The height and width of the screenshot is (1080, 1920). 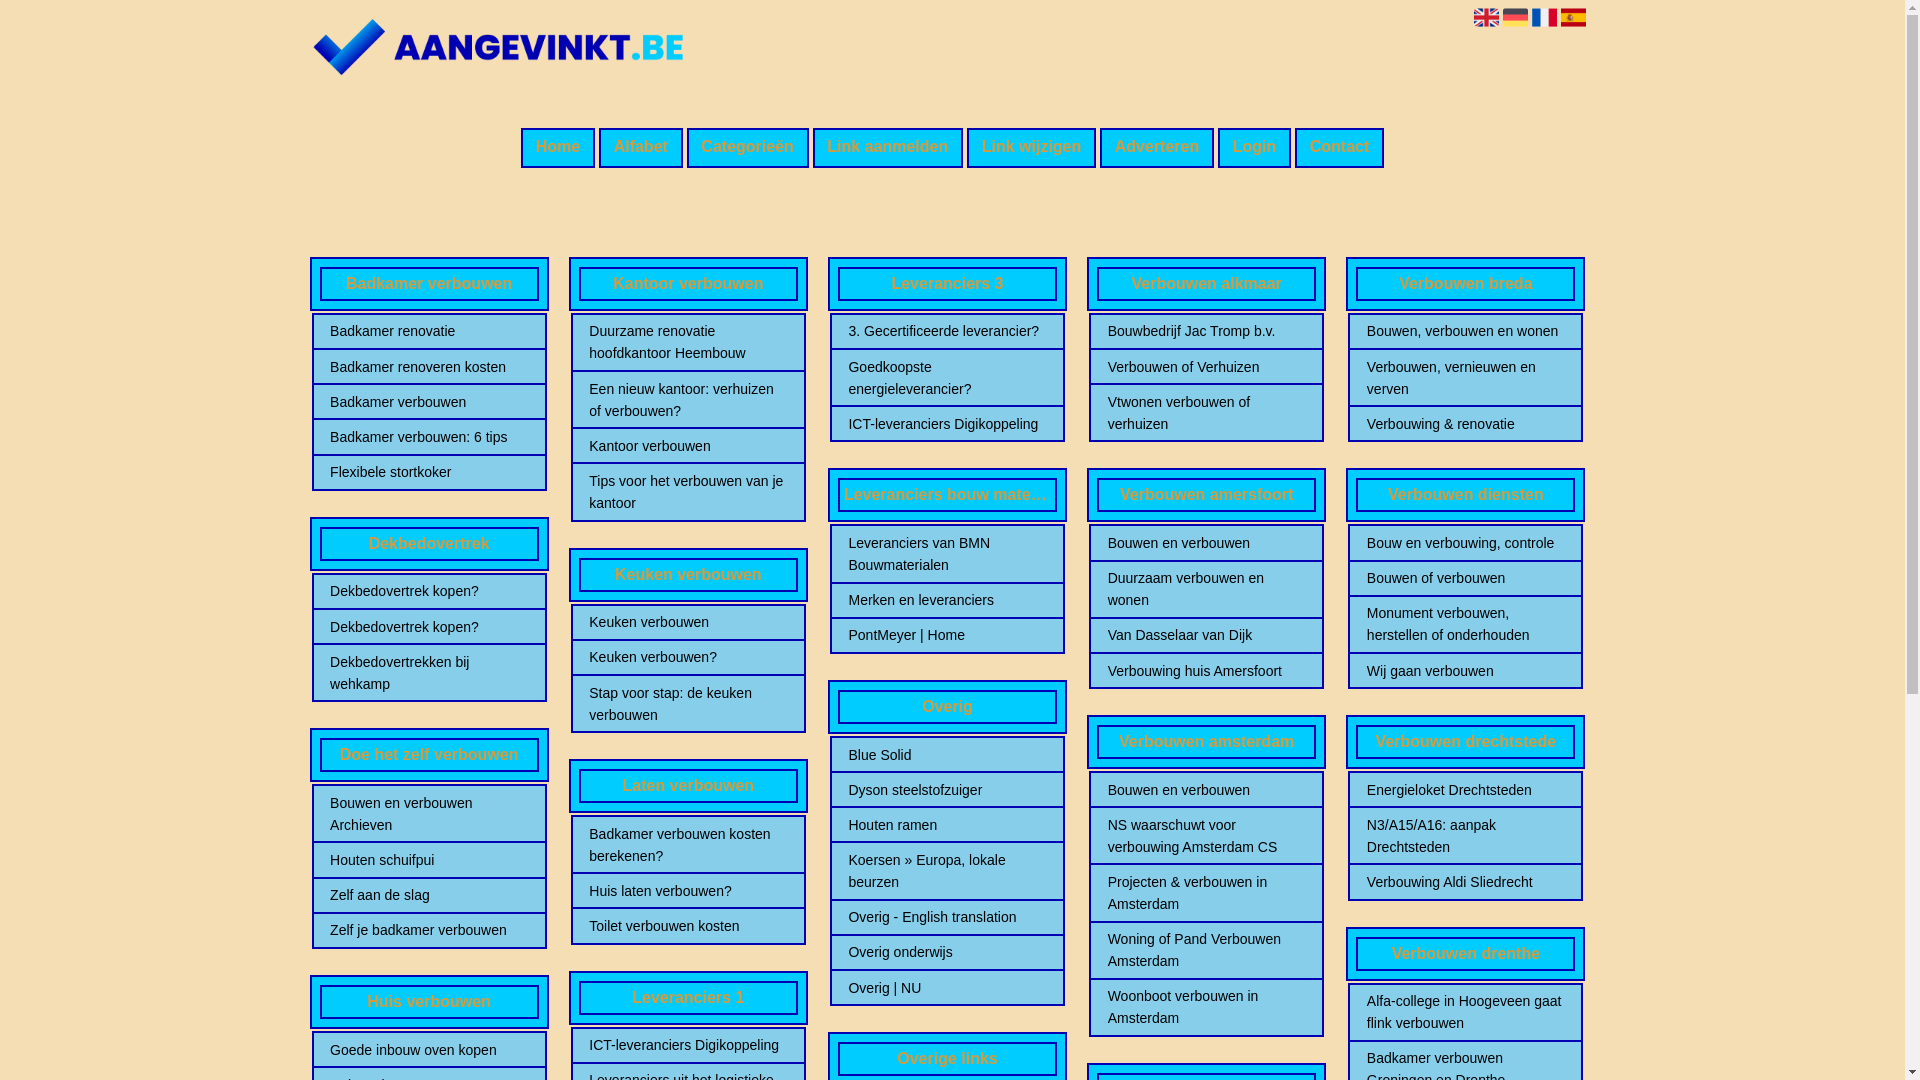 I want to click on 'Monument verbouwen, herstellen of onderhouden', so click(x=1465, y=623).